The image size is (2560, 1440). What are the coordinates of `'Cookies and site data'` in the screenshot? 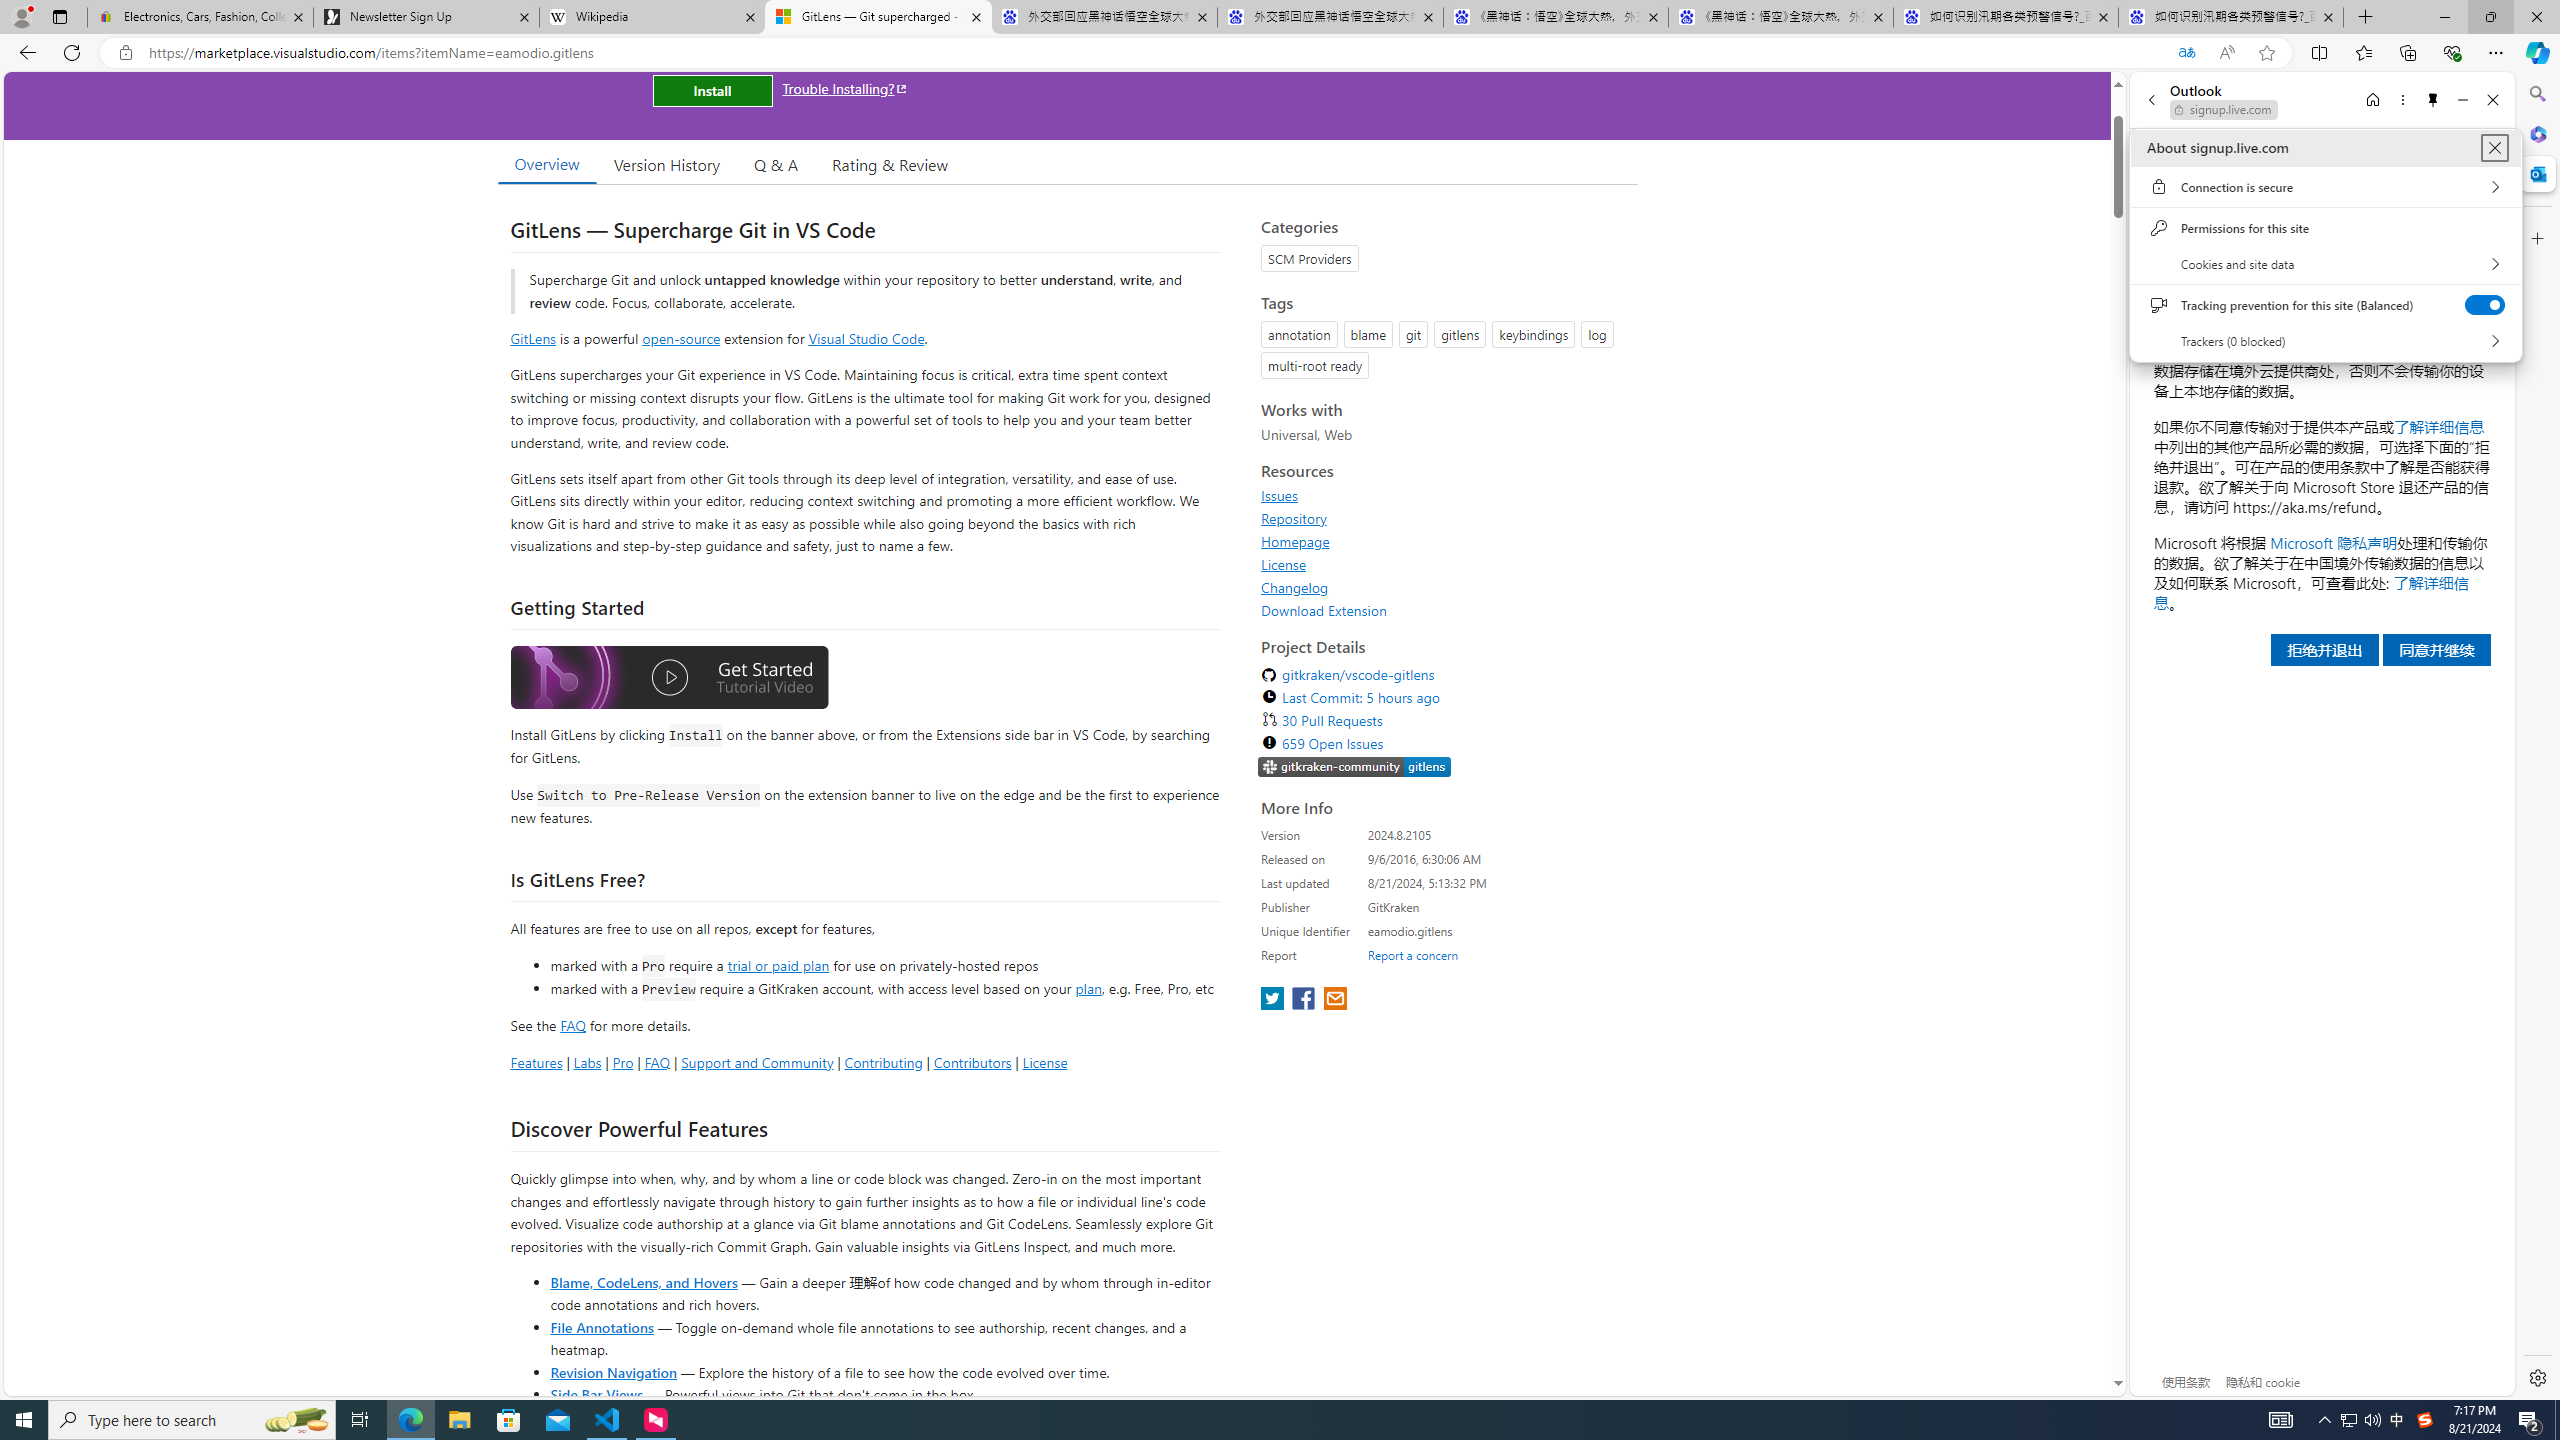 It's located at (2324, 264).